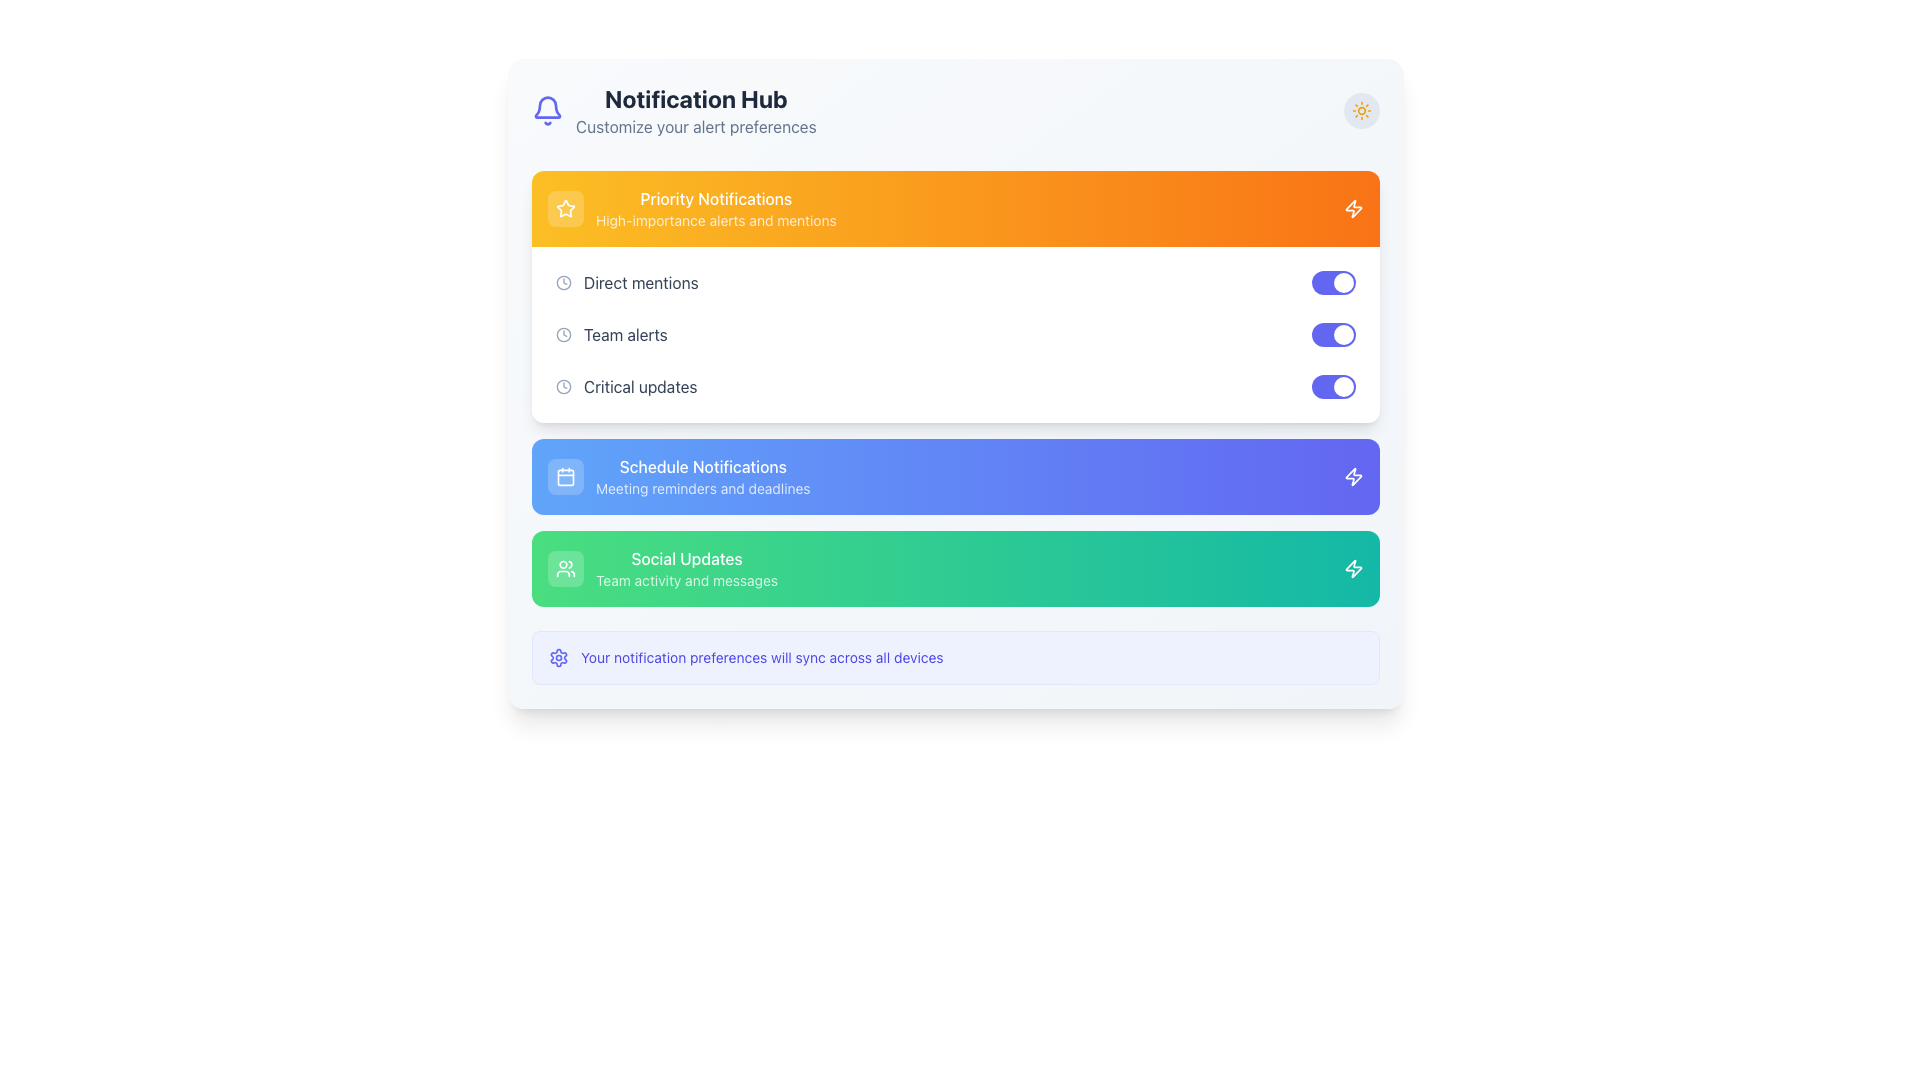 The image size is (1920, 1080). I want to click on the 'Priority Notifications' text area, which is located on an orange background above the notification categories and below the 'Notification Hub' section, so click(716, 208).